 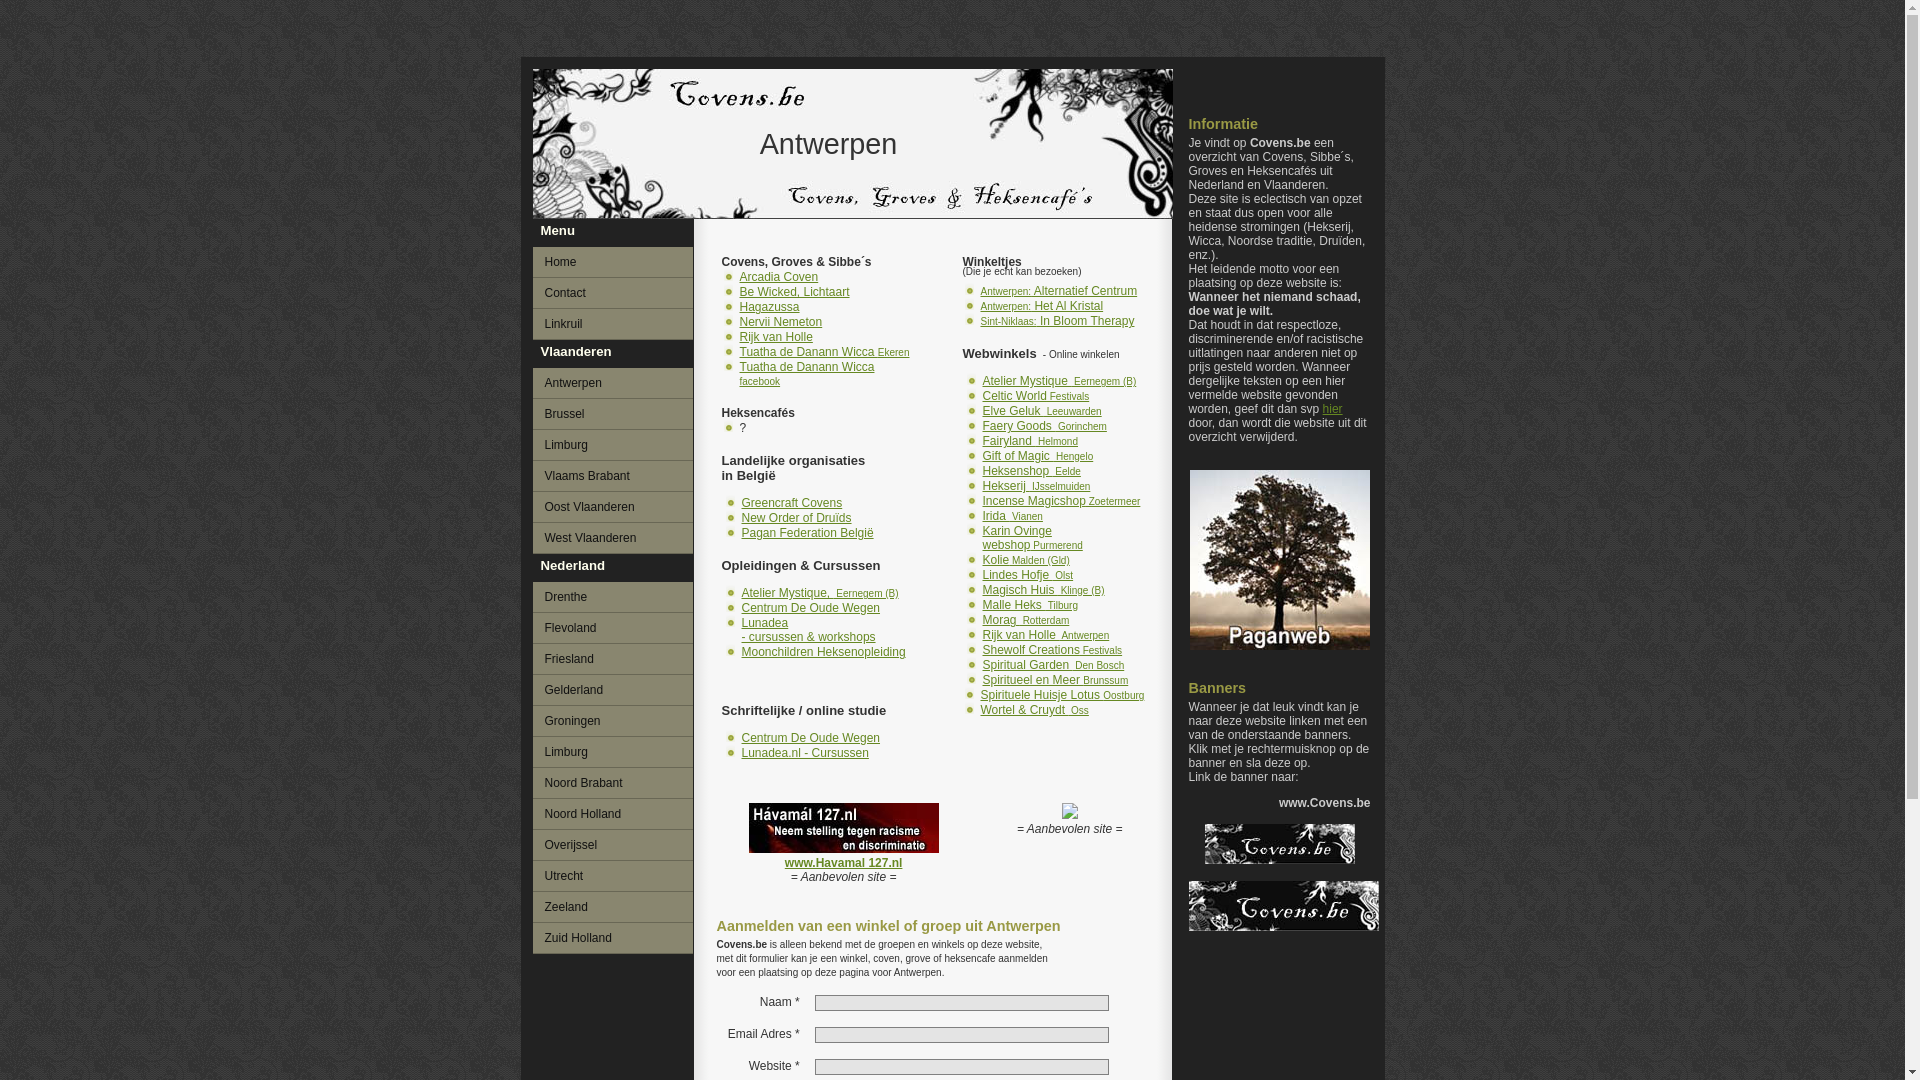 What do you see at coordinates (794, 292) in the screenshot?
I see `'Be Wicked, Lichtaart'` at bounding box center [794, 292].